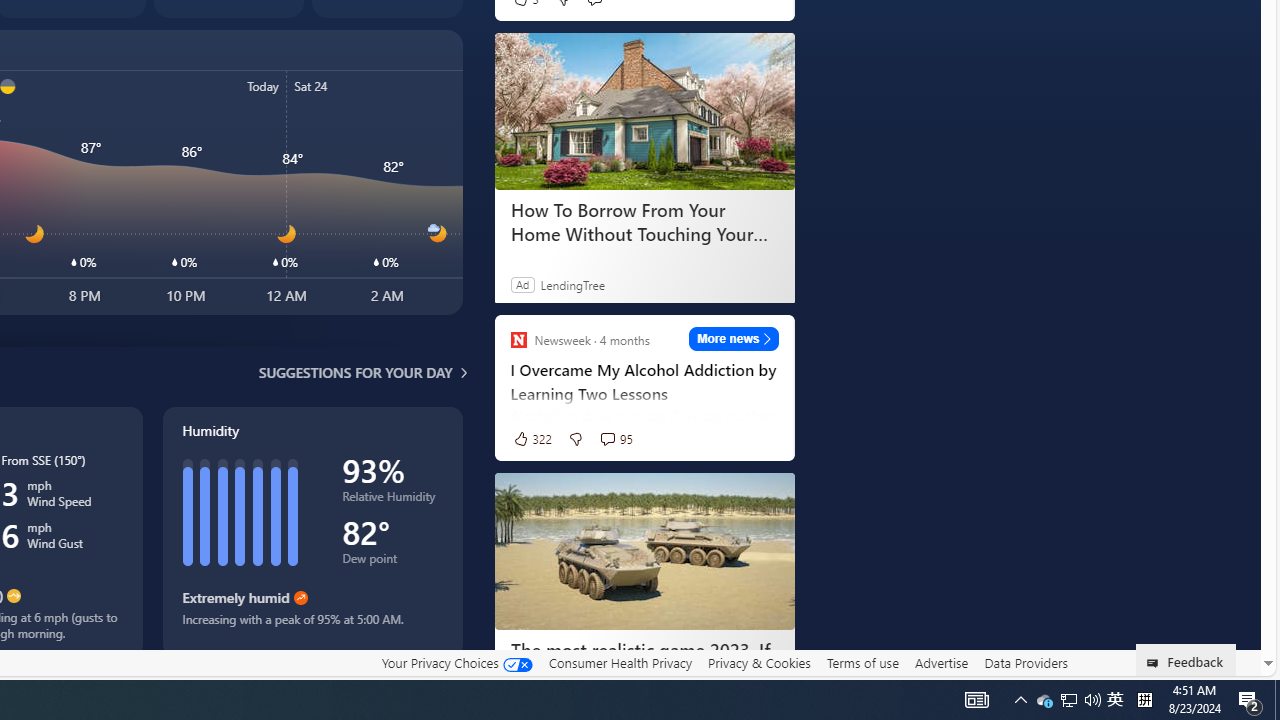  What do you see at coordinates (619, 662) in the screenshot?
I see `'Consumer Health Privacy'` at bounding box center [619, 662].